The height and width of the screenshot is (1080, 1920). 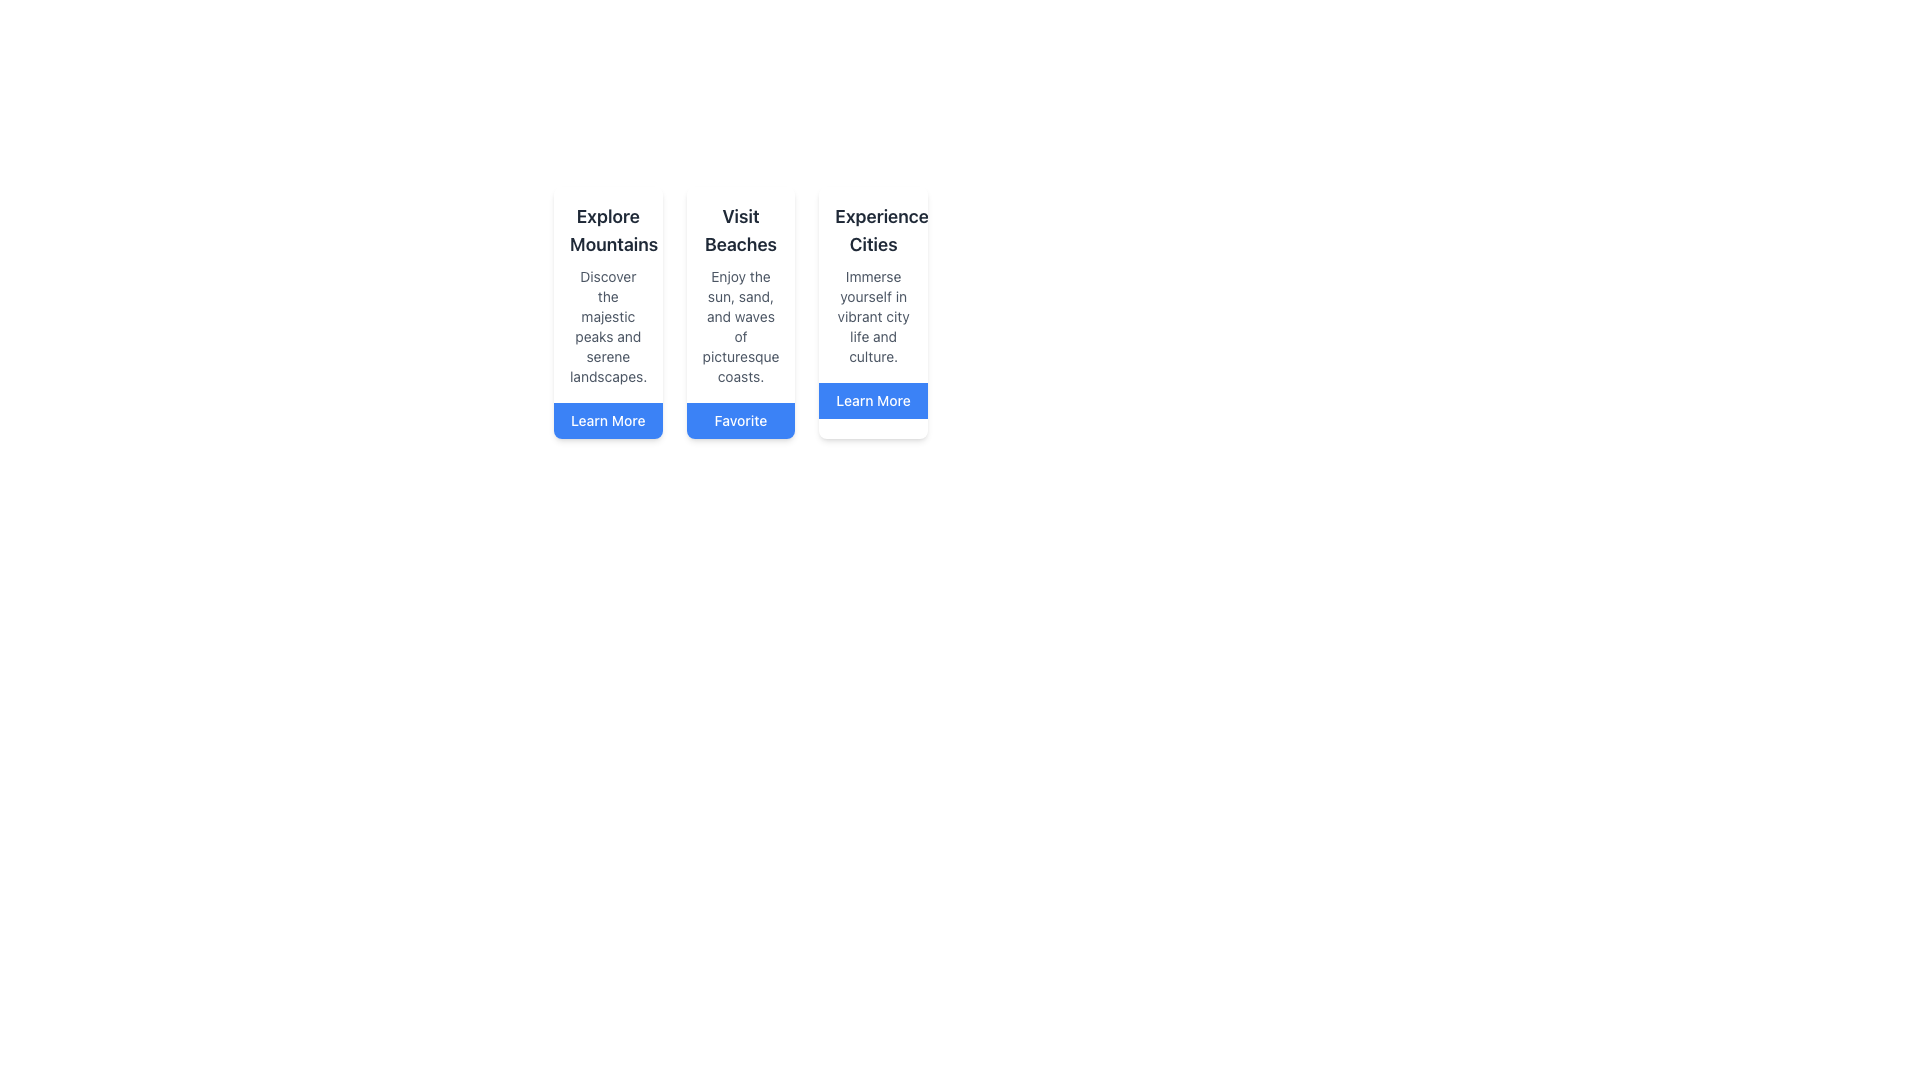 I want to click on the Informational Text Block featuring the heading 'Explore Mountains' and a descriptive paragraph about majestic peaks and serene landscapes, so click(x=607, y=294).